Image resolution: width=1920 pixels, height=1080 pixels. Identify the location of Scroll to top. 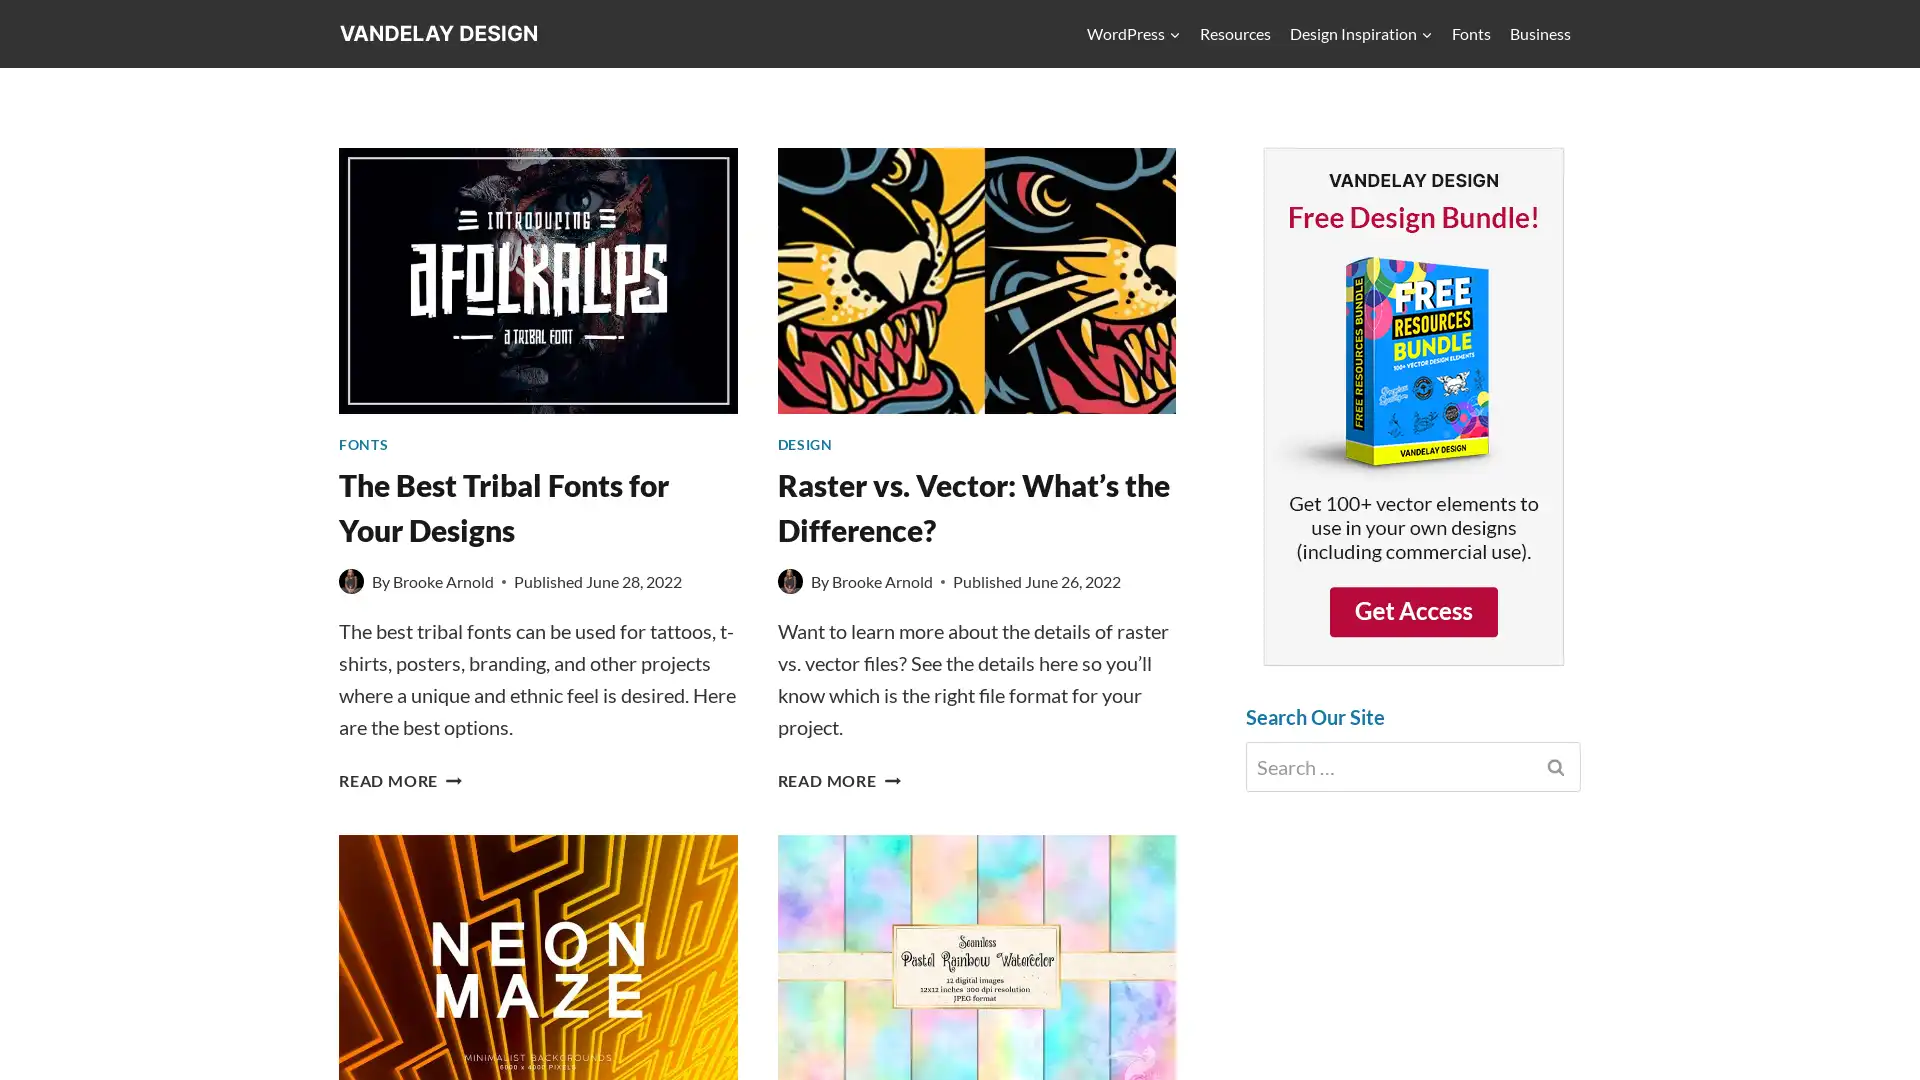
(1876, 1036).